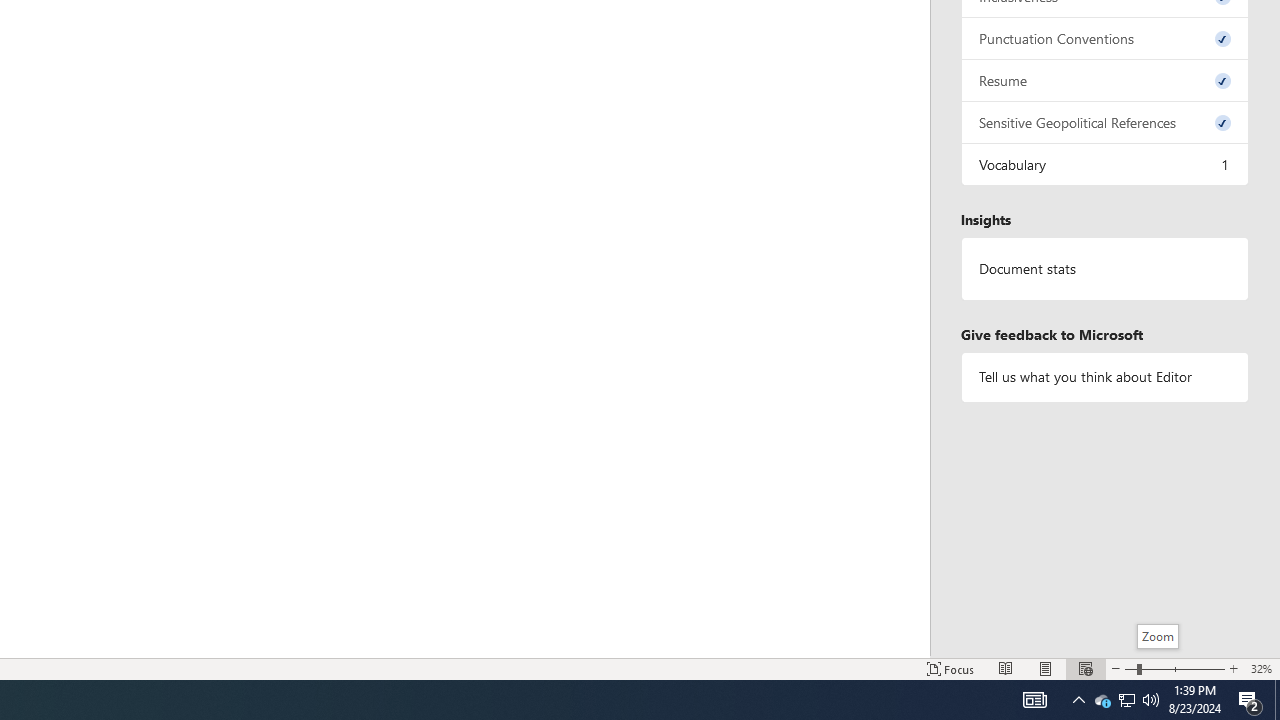 This screenshot has height=720, width=1280. What do you see at coordinates (1104, 377) in the screenshot?
I see `'Tell us what you think about Editor'` at bounding box center [1104, 377].